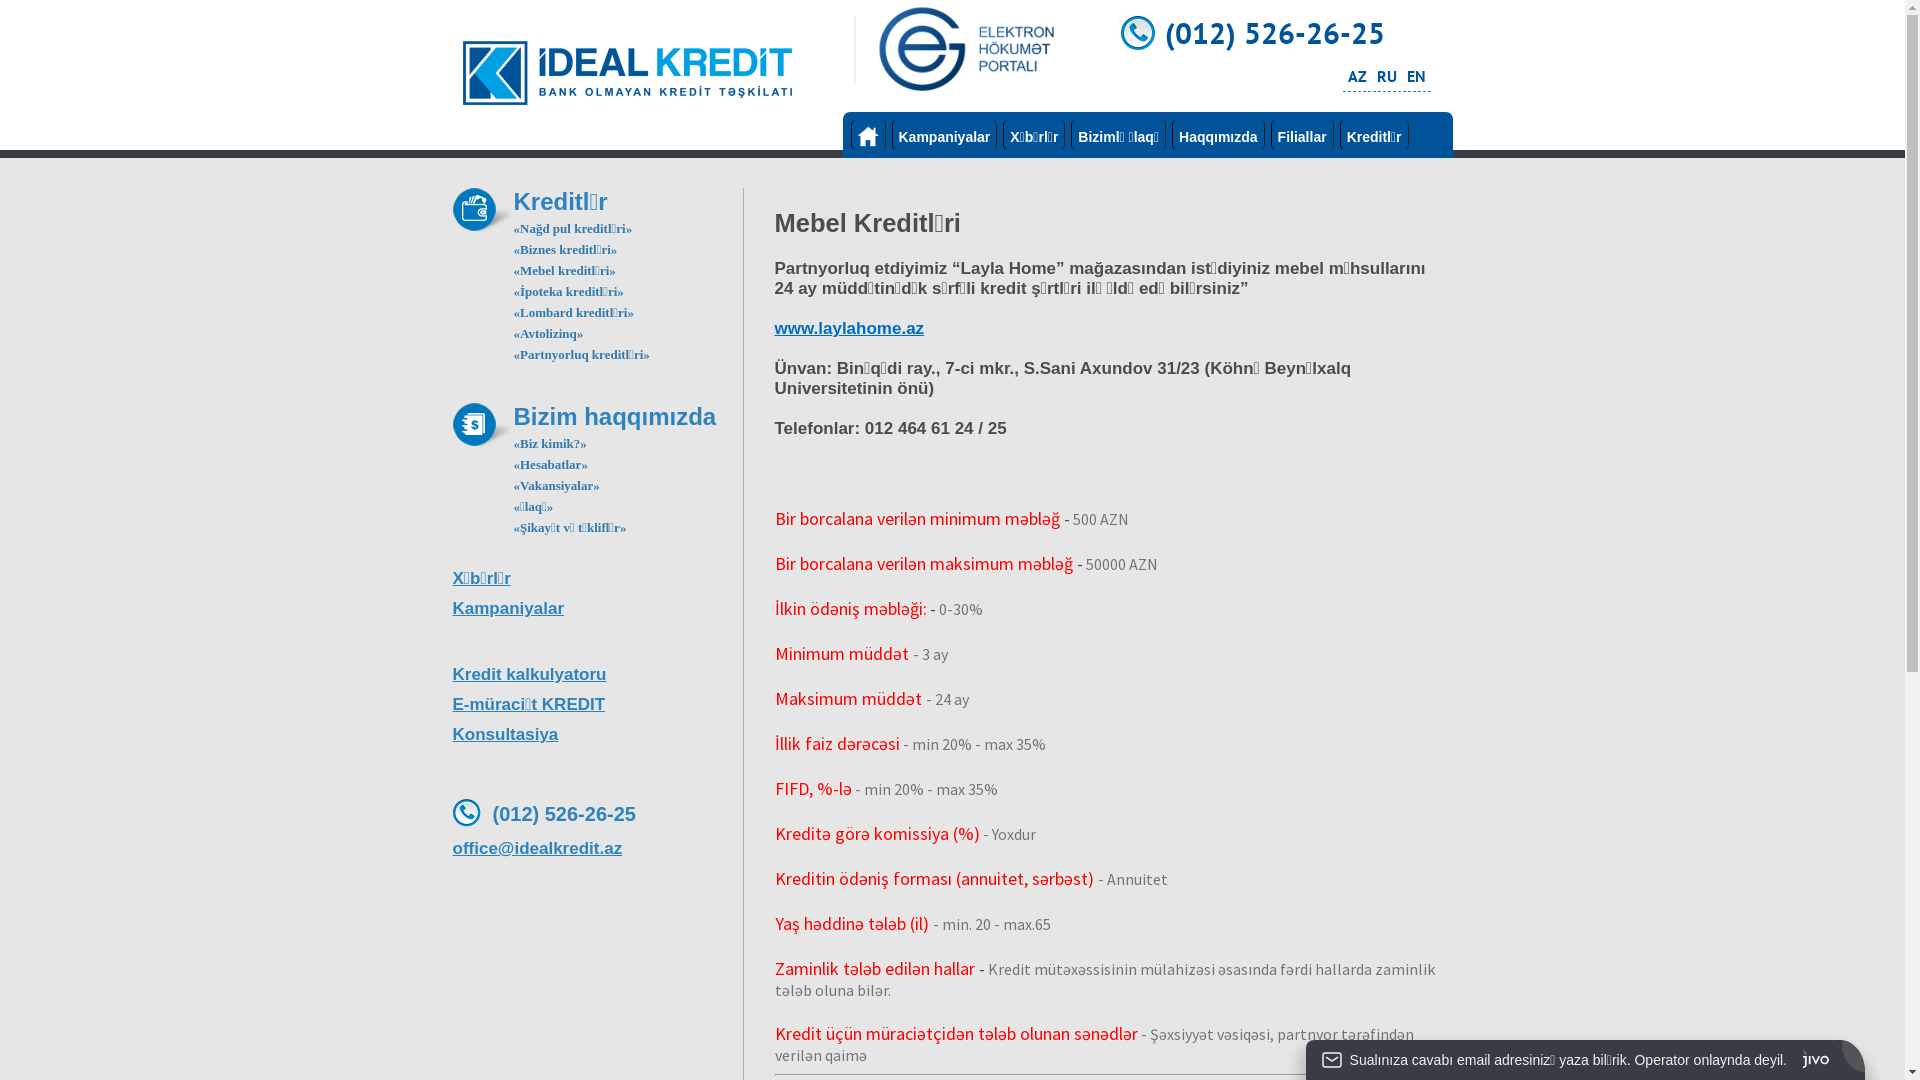 This screenshot has height=1080, width=1920. I want to click on 'office@idealkredit.az', so click(450, 848).